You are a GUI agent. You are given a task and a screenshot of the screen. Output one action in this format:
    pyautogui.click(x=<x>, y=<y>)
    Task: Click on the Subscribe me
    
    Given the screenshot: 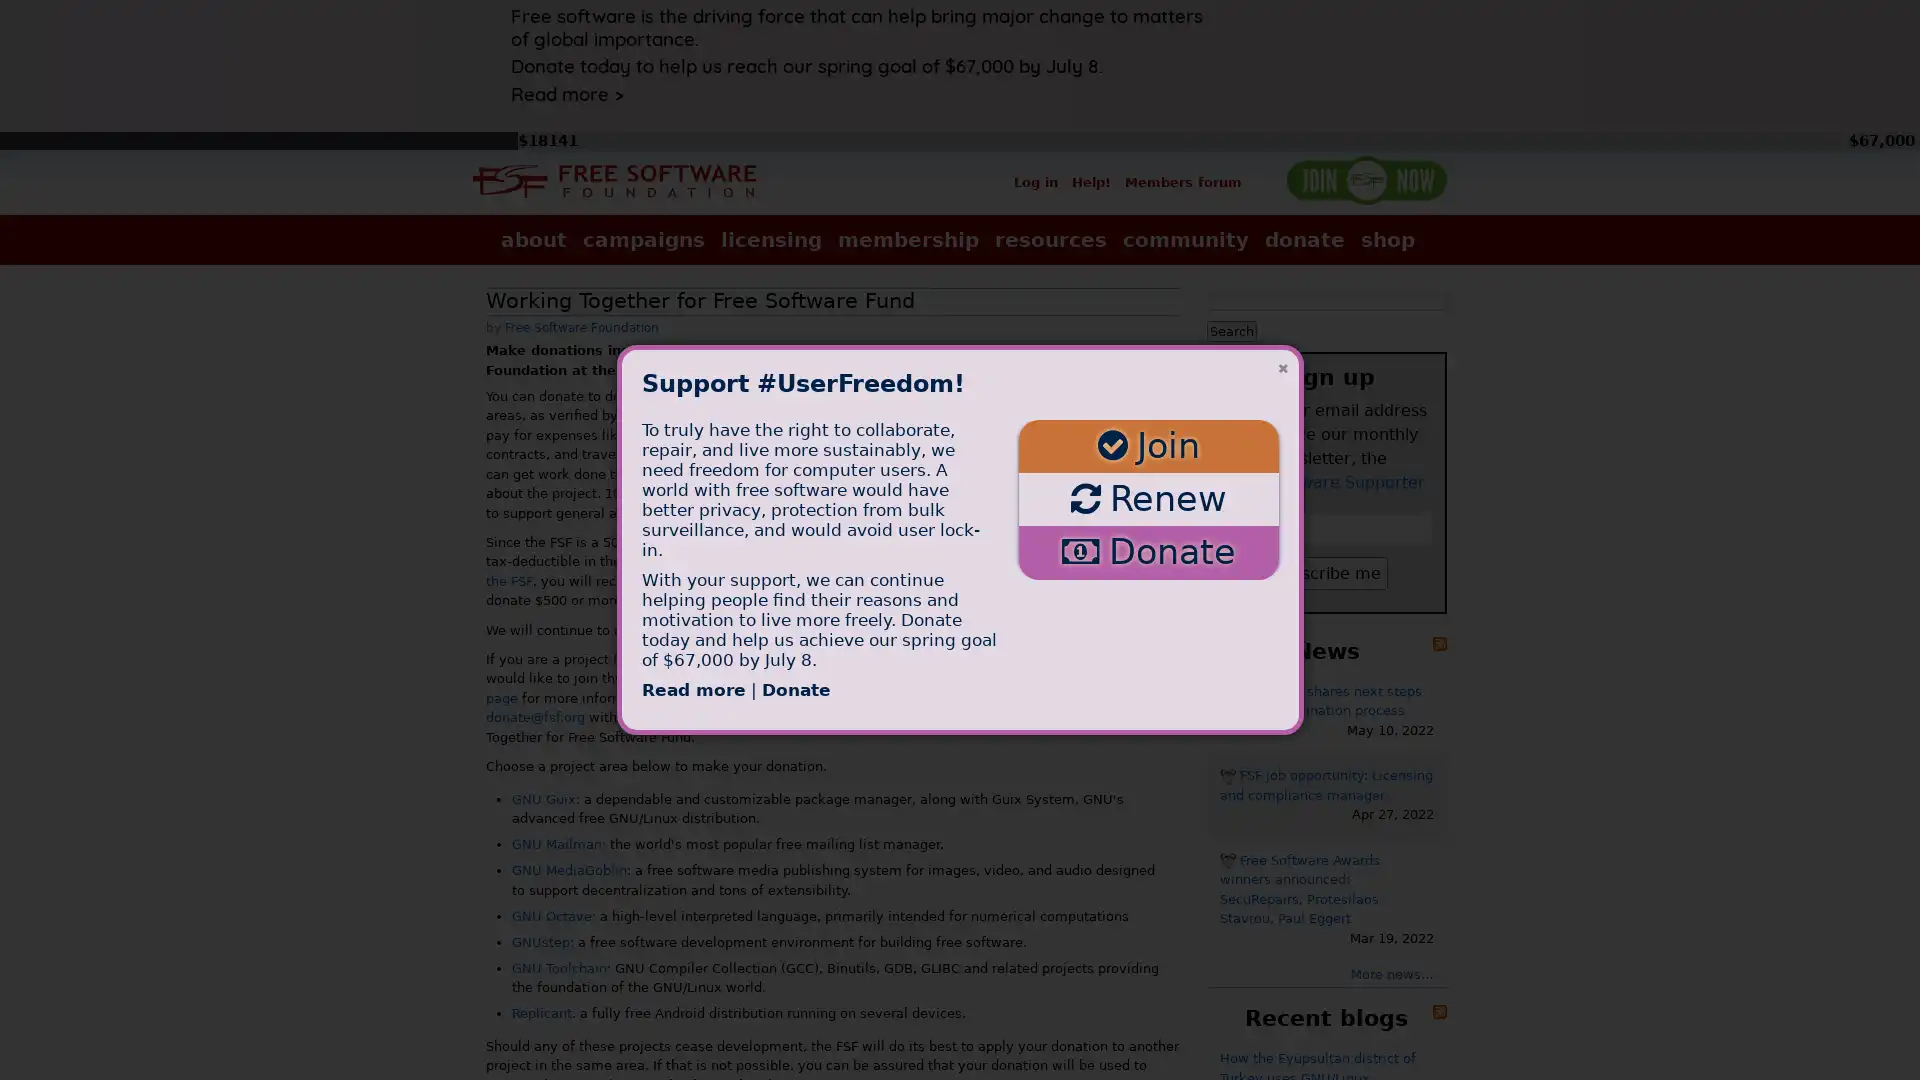 What is the action you would take?
    pyautogui.click(x=1326, y=572)
    